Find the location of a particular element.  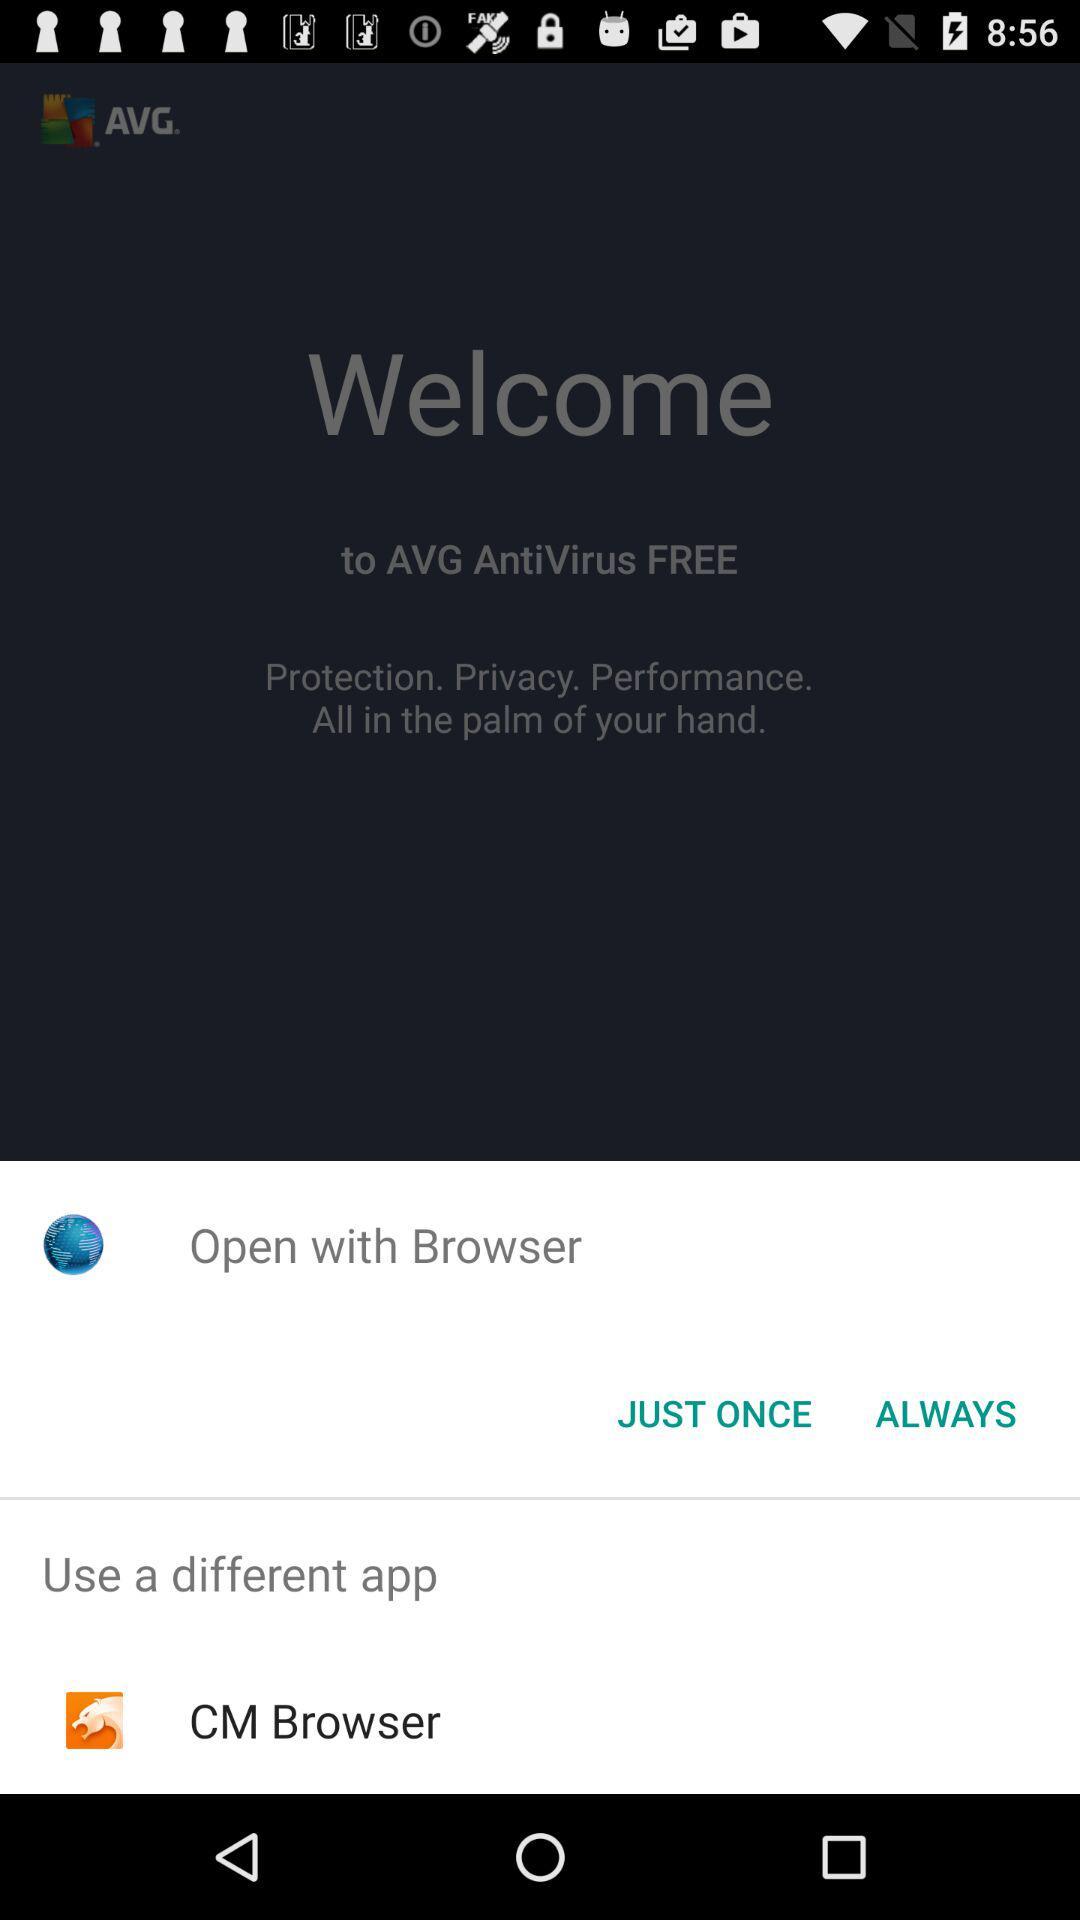

use a different item is located at coordinates (540, 1572).